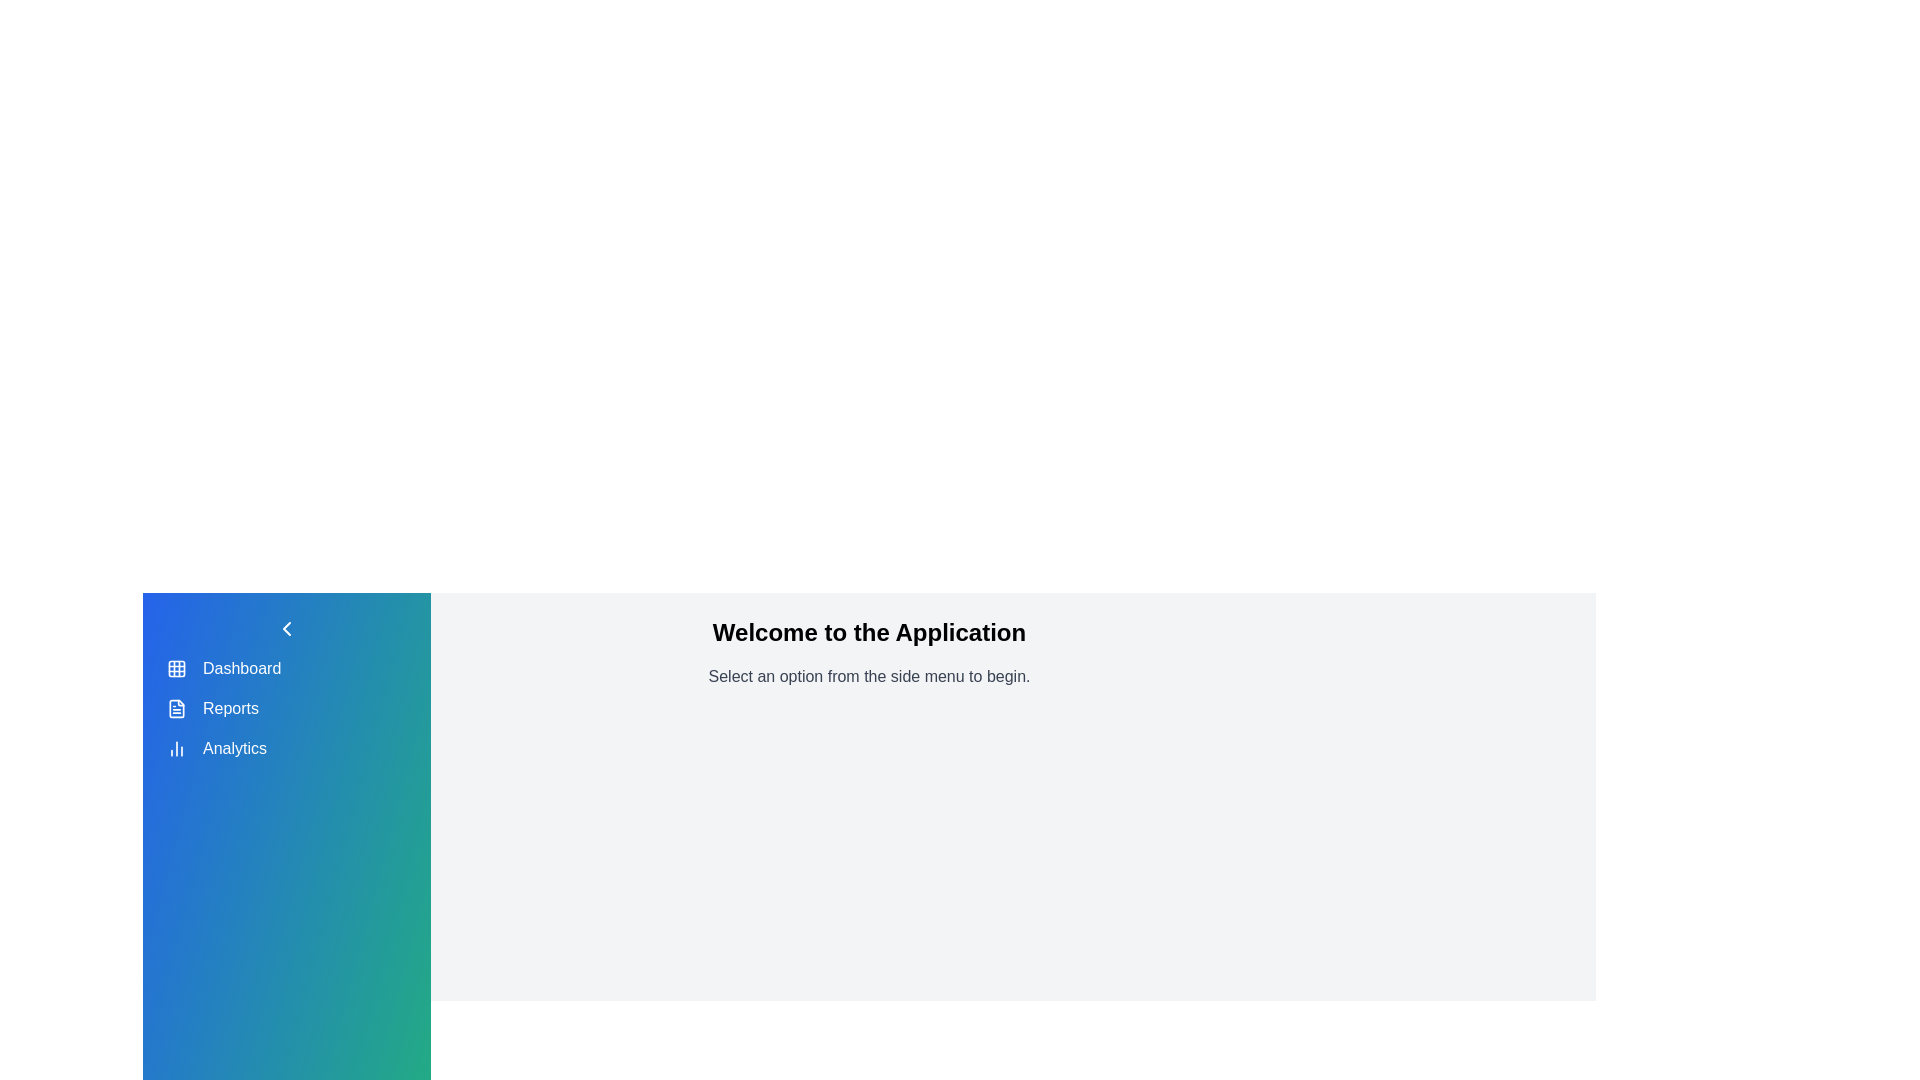 This screenshot has width=1920, height=1080. Describe the element at coordinates (177, 748) in the screenshot. I see `the sidebar item Analytics` at that location.